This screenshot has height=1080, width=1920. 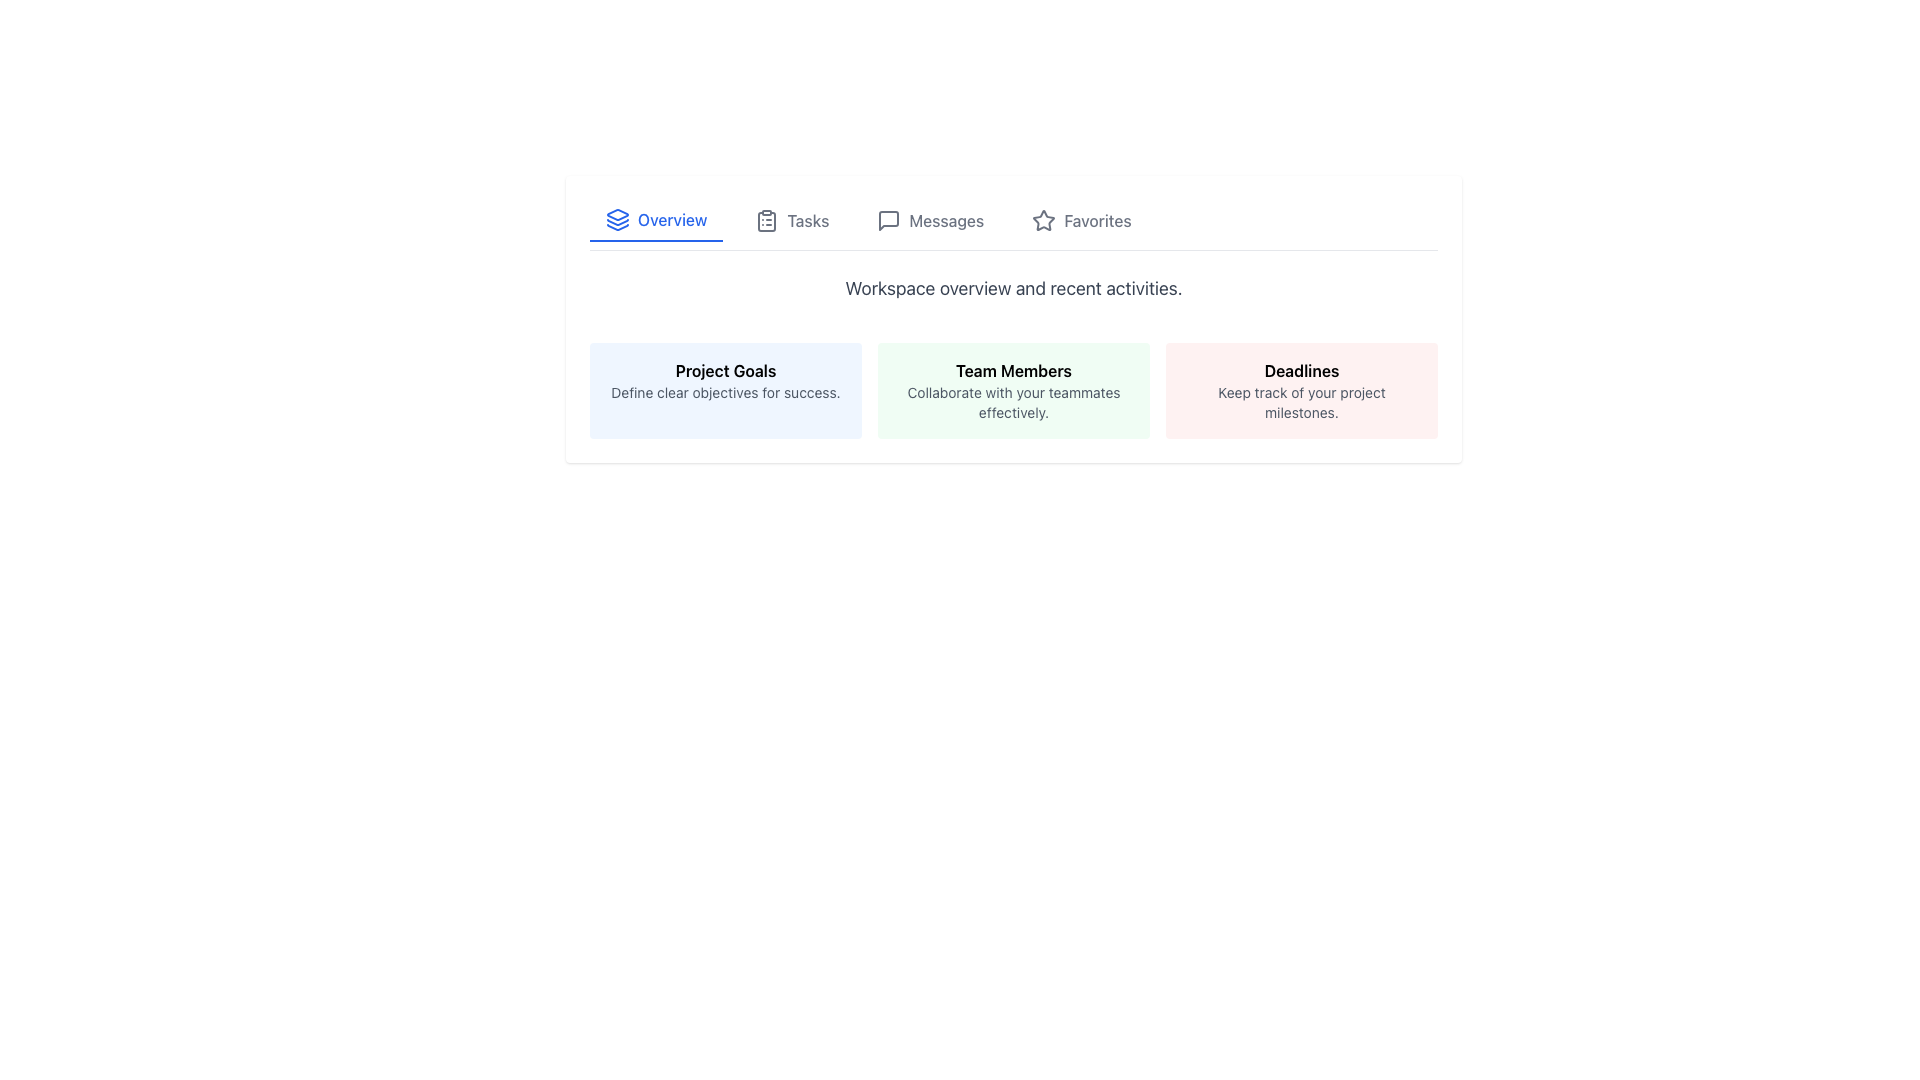 I want to click on the star-shaped icon with a hollow center, styled with a gray outline, located to the left of the 'Favorites' text in the top navigation bar, so click(x=1043, y=220).